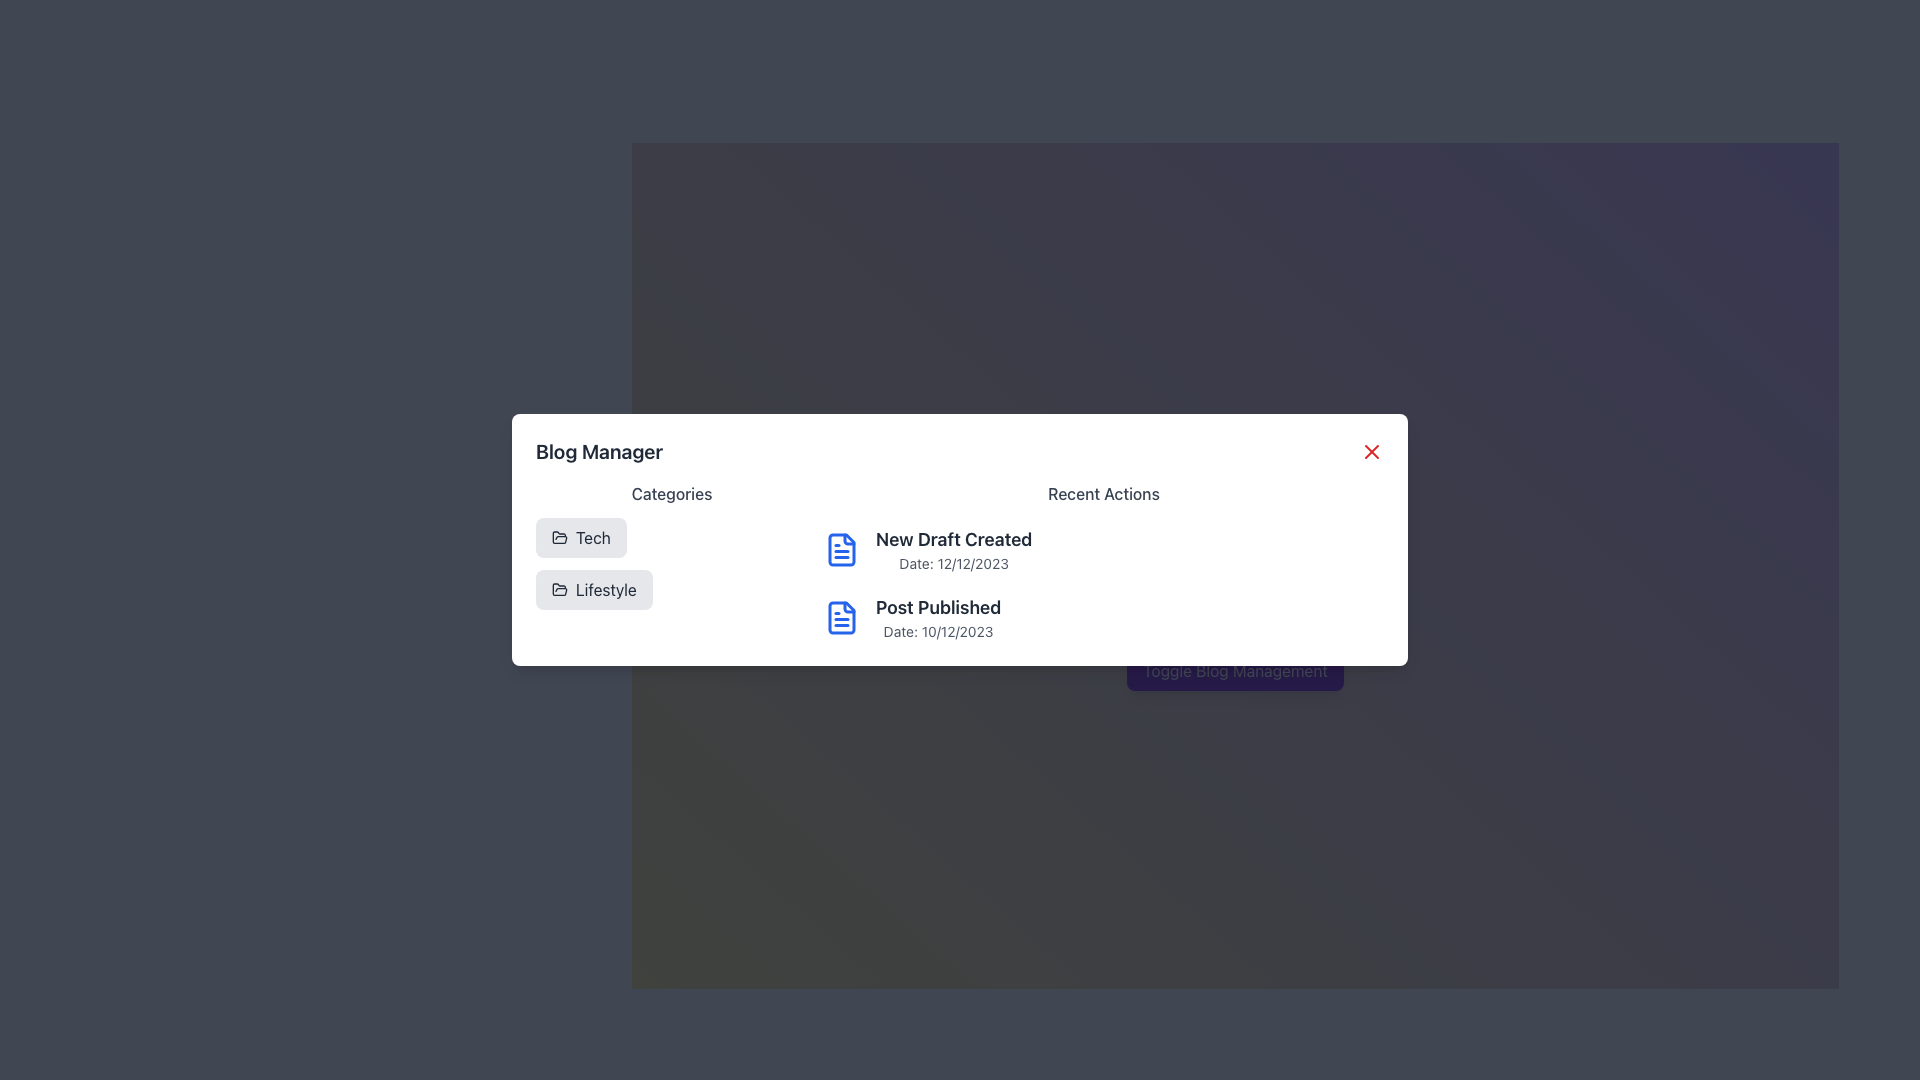 The width and height of the screenshot is (1920, 1080). What do you see at coordinates (960, 562) in the screenshot?
I see `any category or item in the composite collection of interactive buttons and recent actions in the 'Blog Manager' dialog box` at bounding box center [960, 562].